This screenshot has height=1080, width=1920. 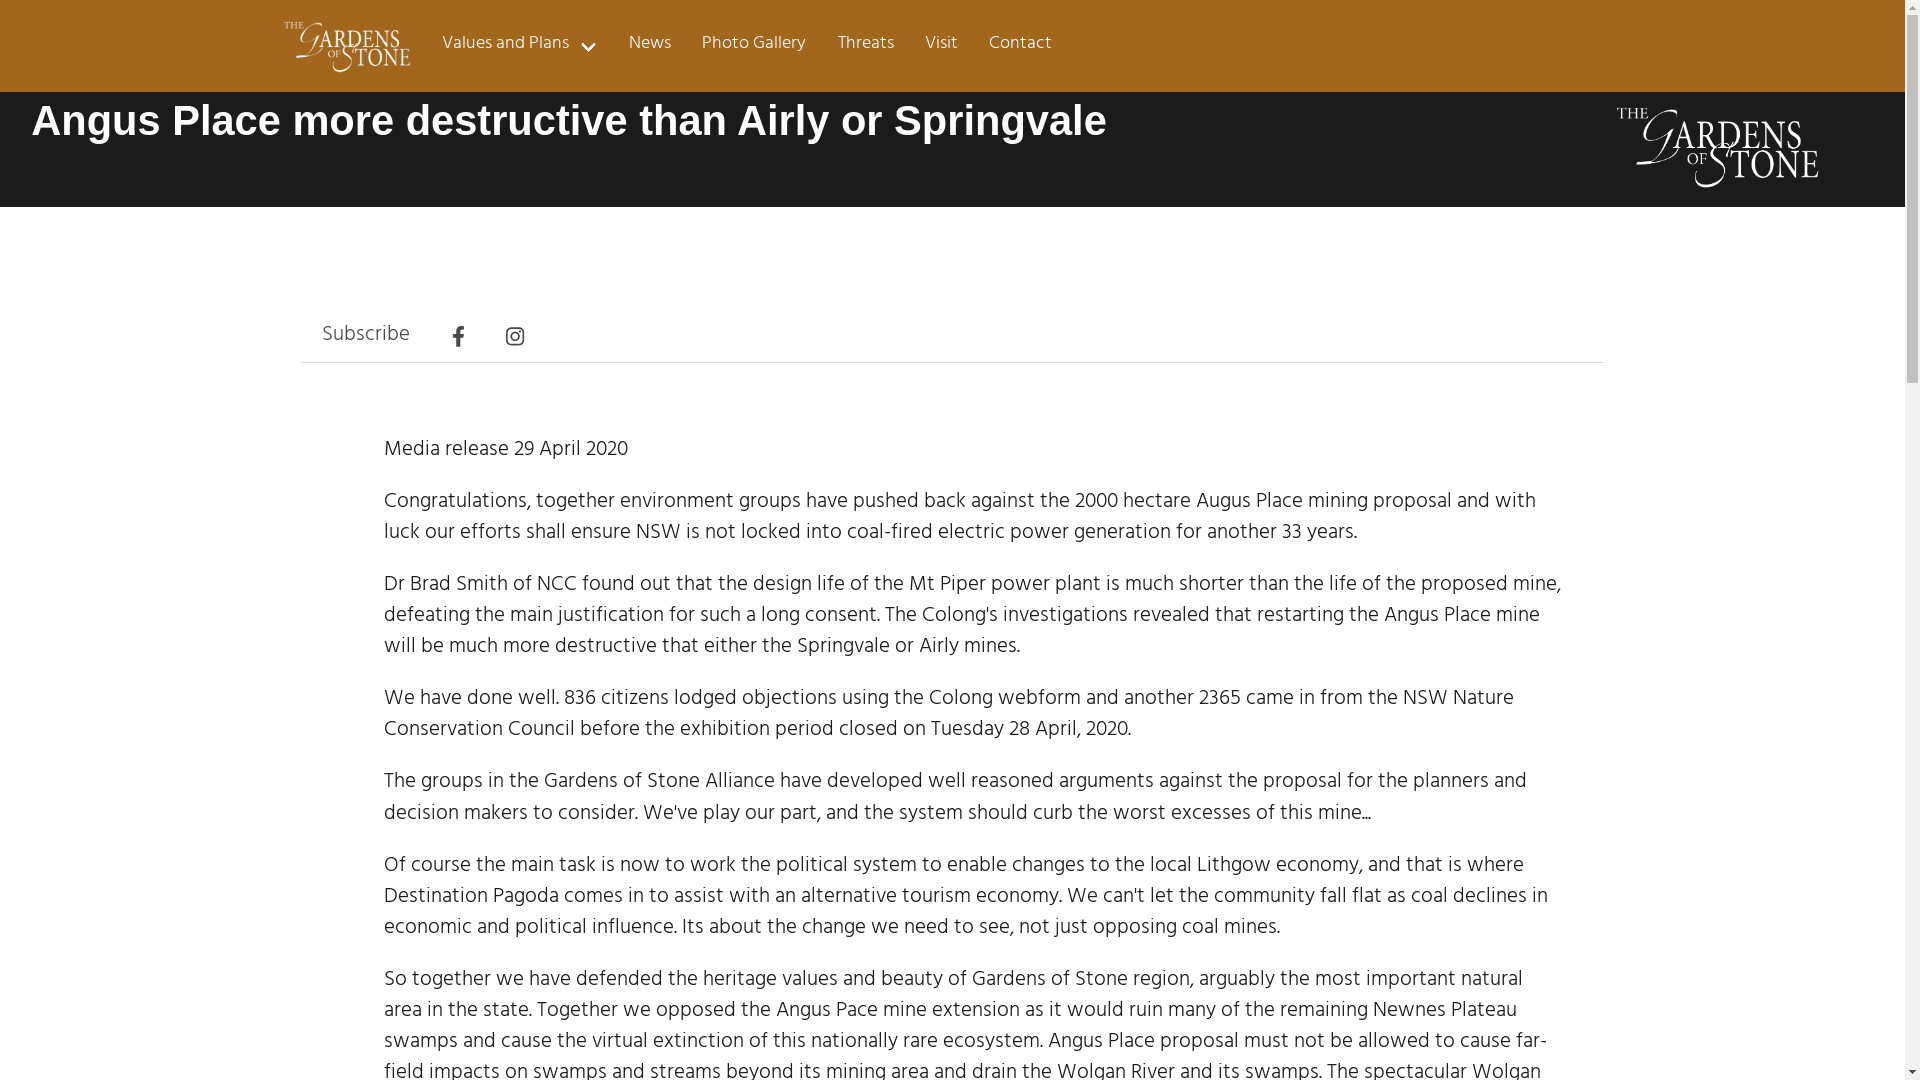 I want to click on 'Values and Plans', so click(x=426, y=45).